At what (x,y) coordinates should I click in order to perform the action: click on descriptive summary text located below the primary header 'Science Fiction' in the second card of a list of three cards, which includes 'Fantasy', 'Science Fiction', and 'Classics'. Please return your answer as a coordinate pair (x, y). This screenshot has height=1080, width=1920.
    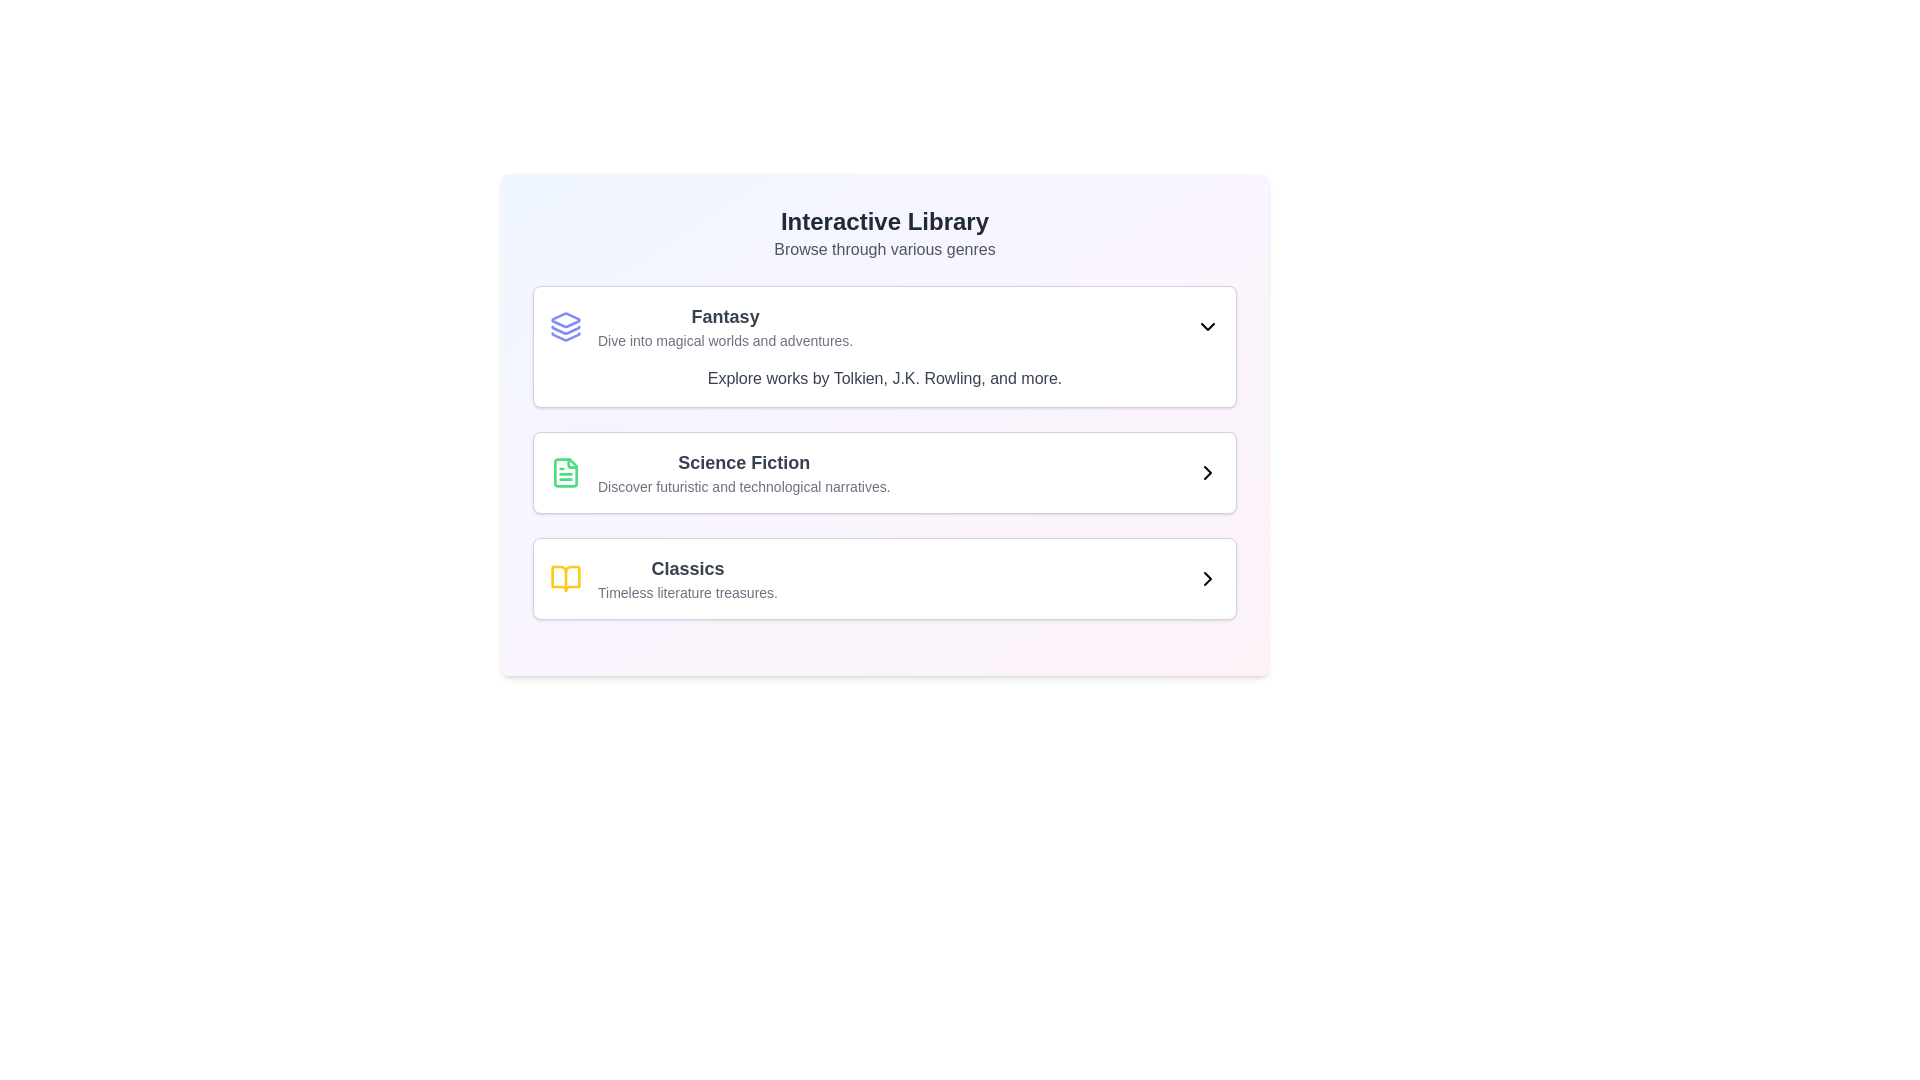
    Looking at the image, I should click on (743, 486).